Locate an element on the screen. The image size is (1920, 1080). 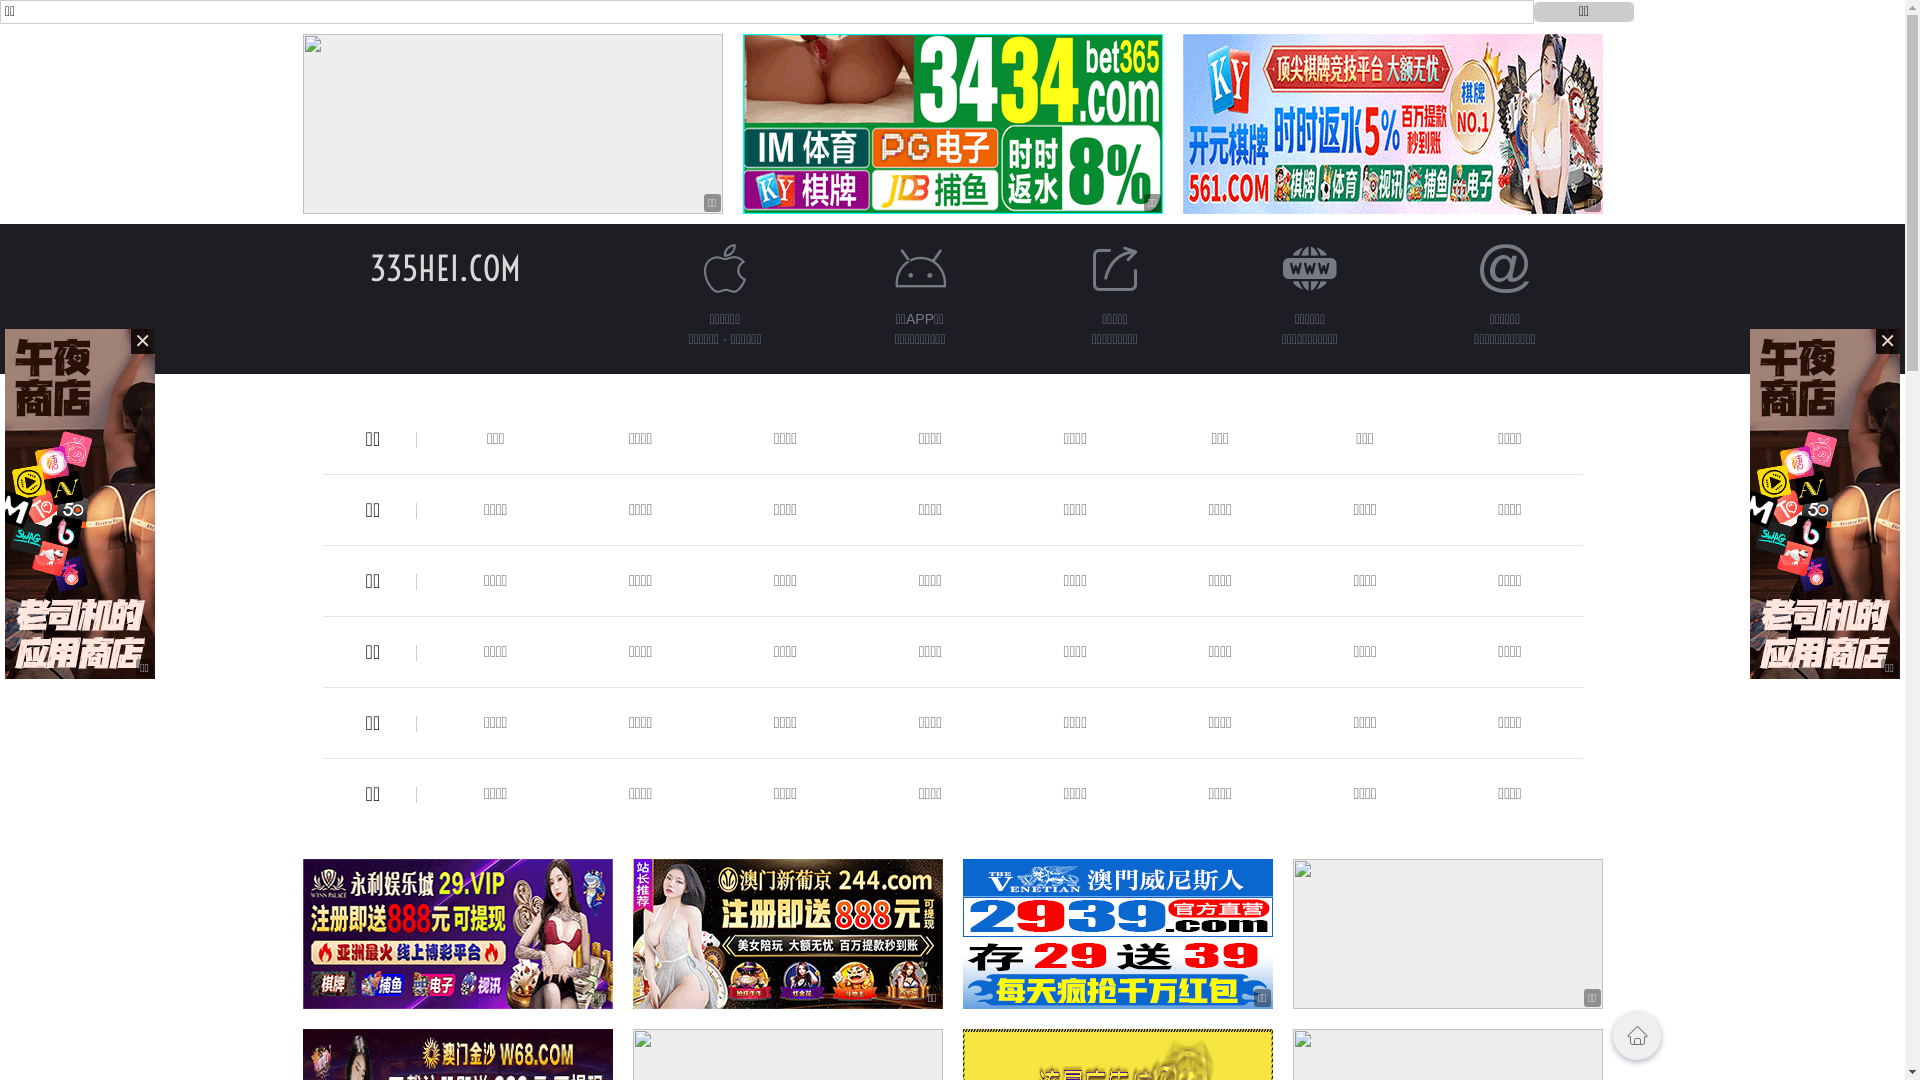
'335HEI.COM' is located at coordinates (444, 267).